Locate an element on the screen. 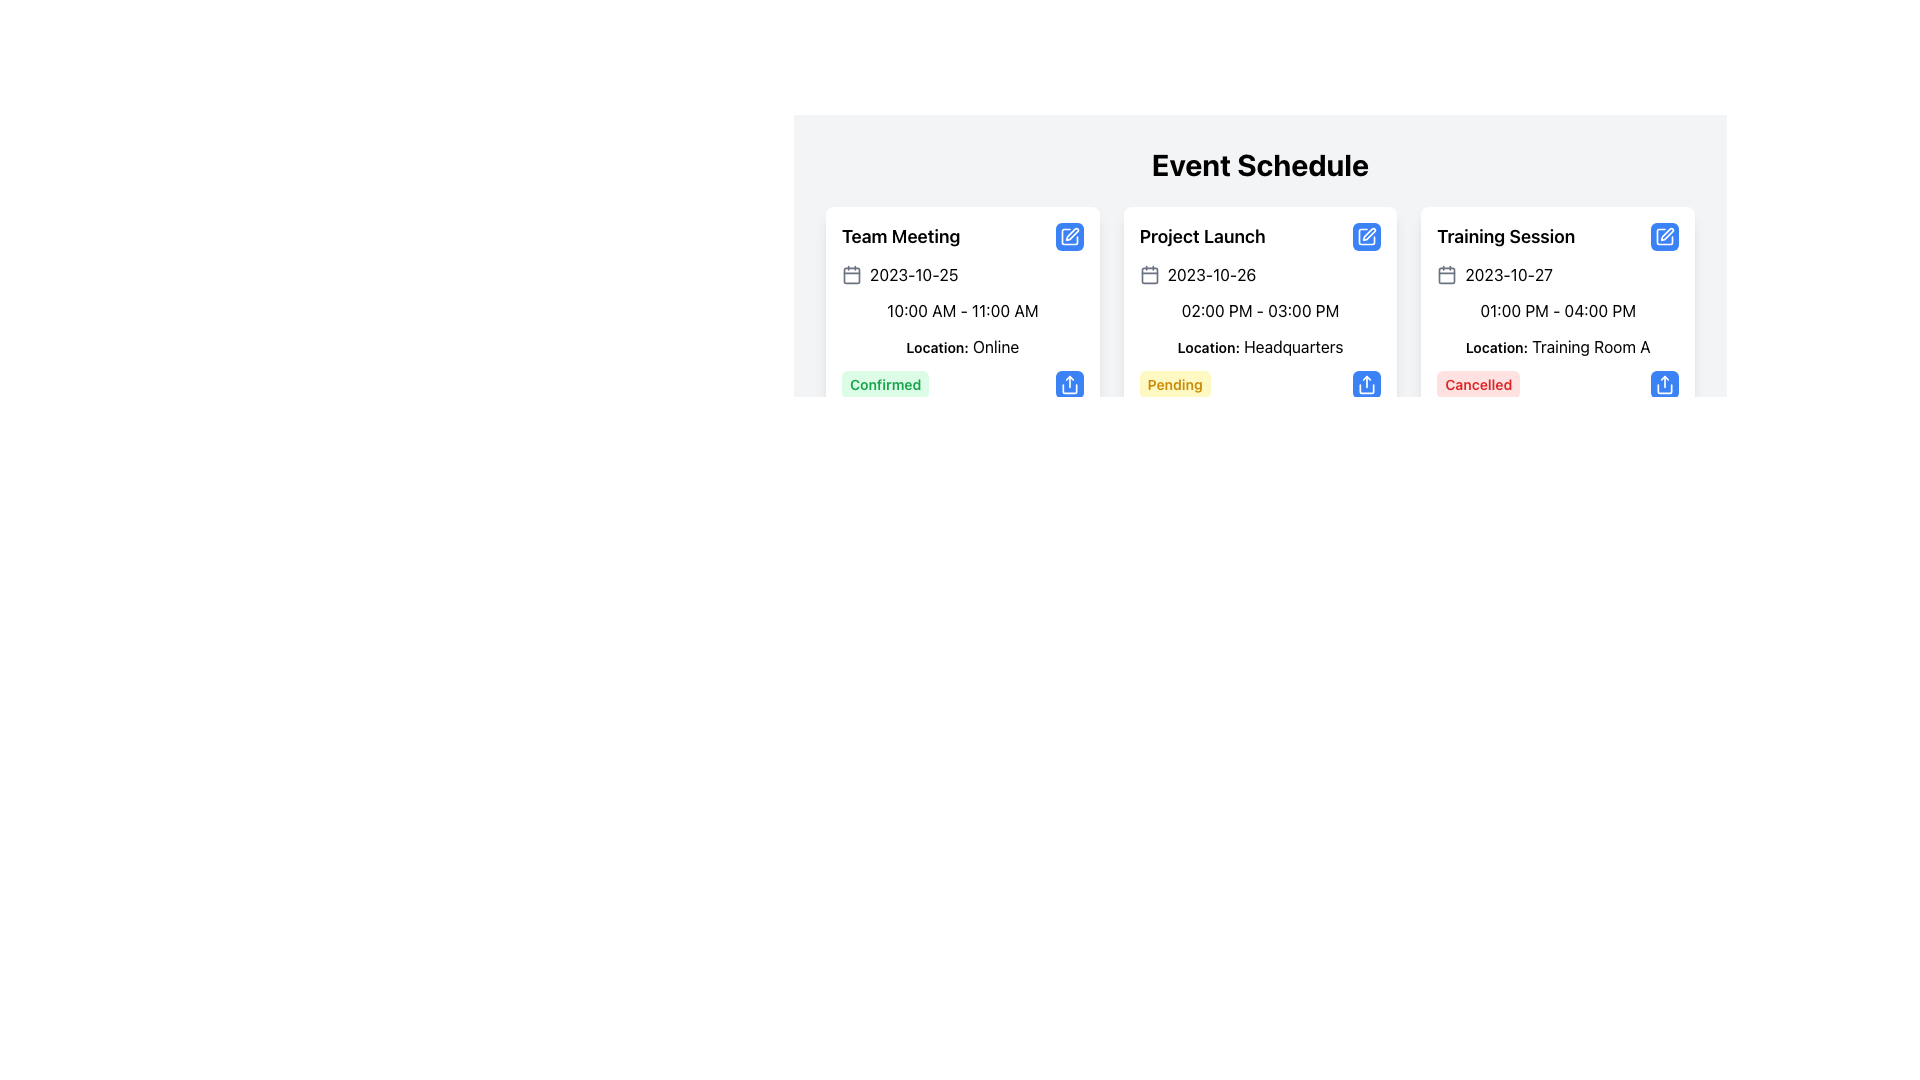 This screenshot has width=1920, height=1080. the pen icon in the header row of the schedule table, located to the right of the 'Project Launch' column title is located at coordinates (1071, 233).